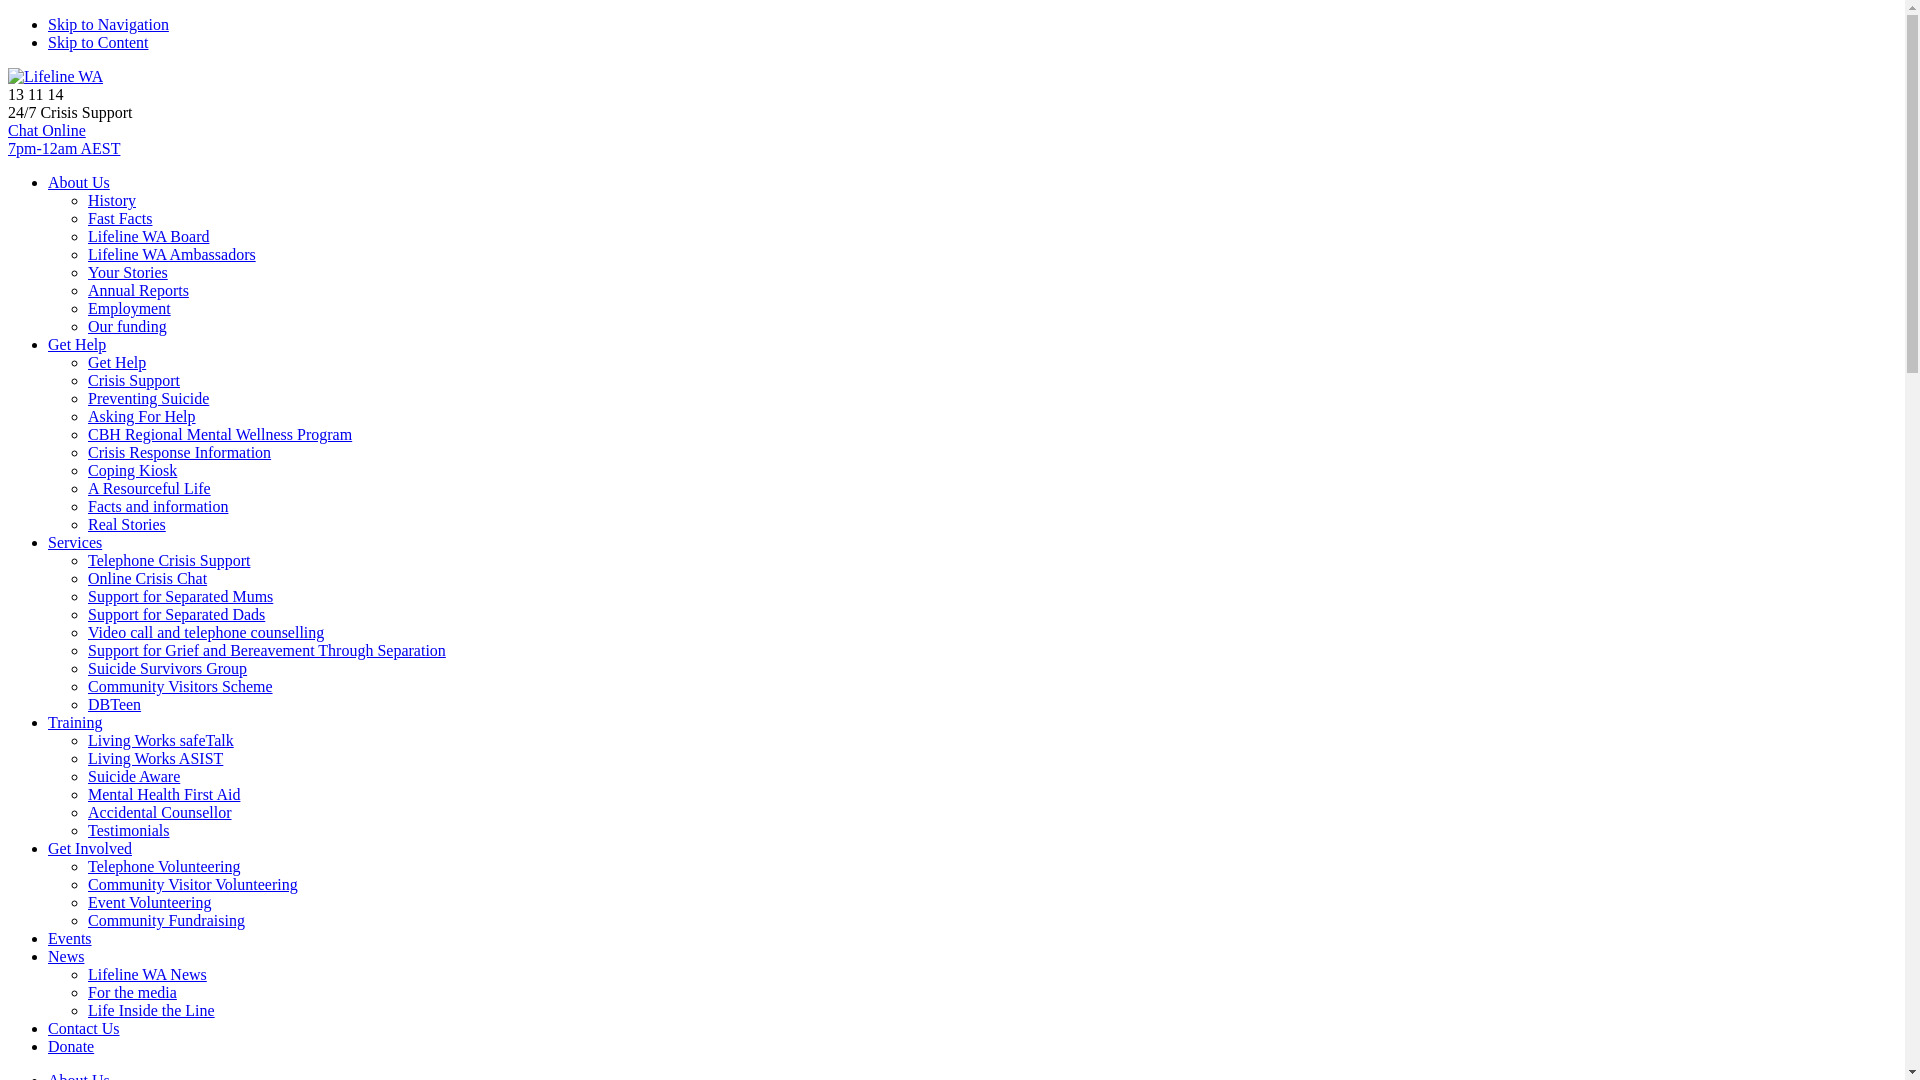 The height and width of the screenshot is (1080, 1920). I want to click on 'Annual Reports', so click(86, 290).